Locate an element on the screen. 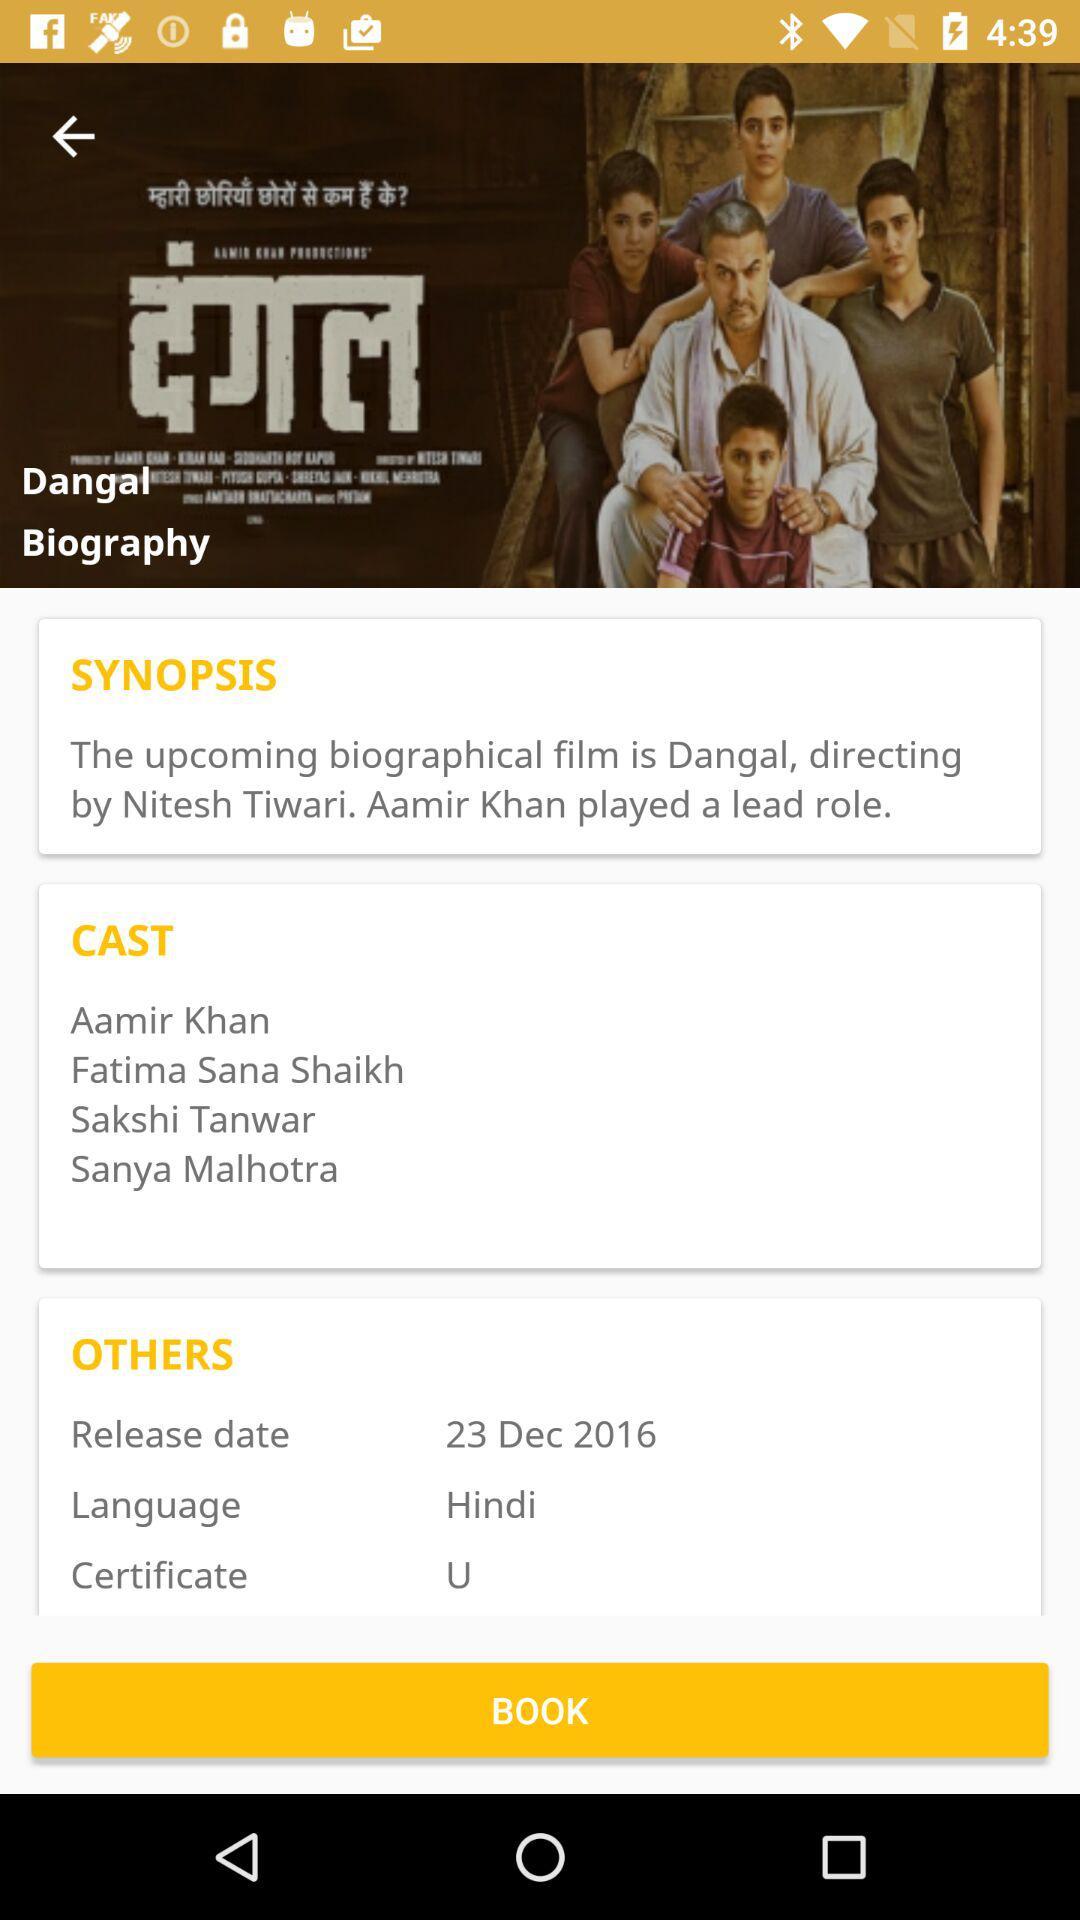 This screenshot has width=1080, height=1920. the book item is located at coordinates (540, 1708).